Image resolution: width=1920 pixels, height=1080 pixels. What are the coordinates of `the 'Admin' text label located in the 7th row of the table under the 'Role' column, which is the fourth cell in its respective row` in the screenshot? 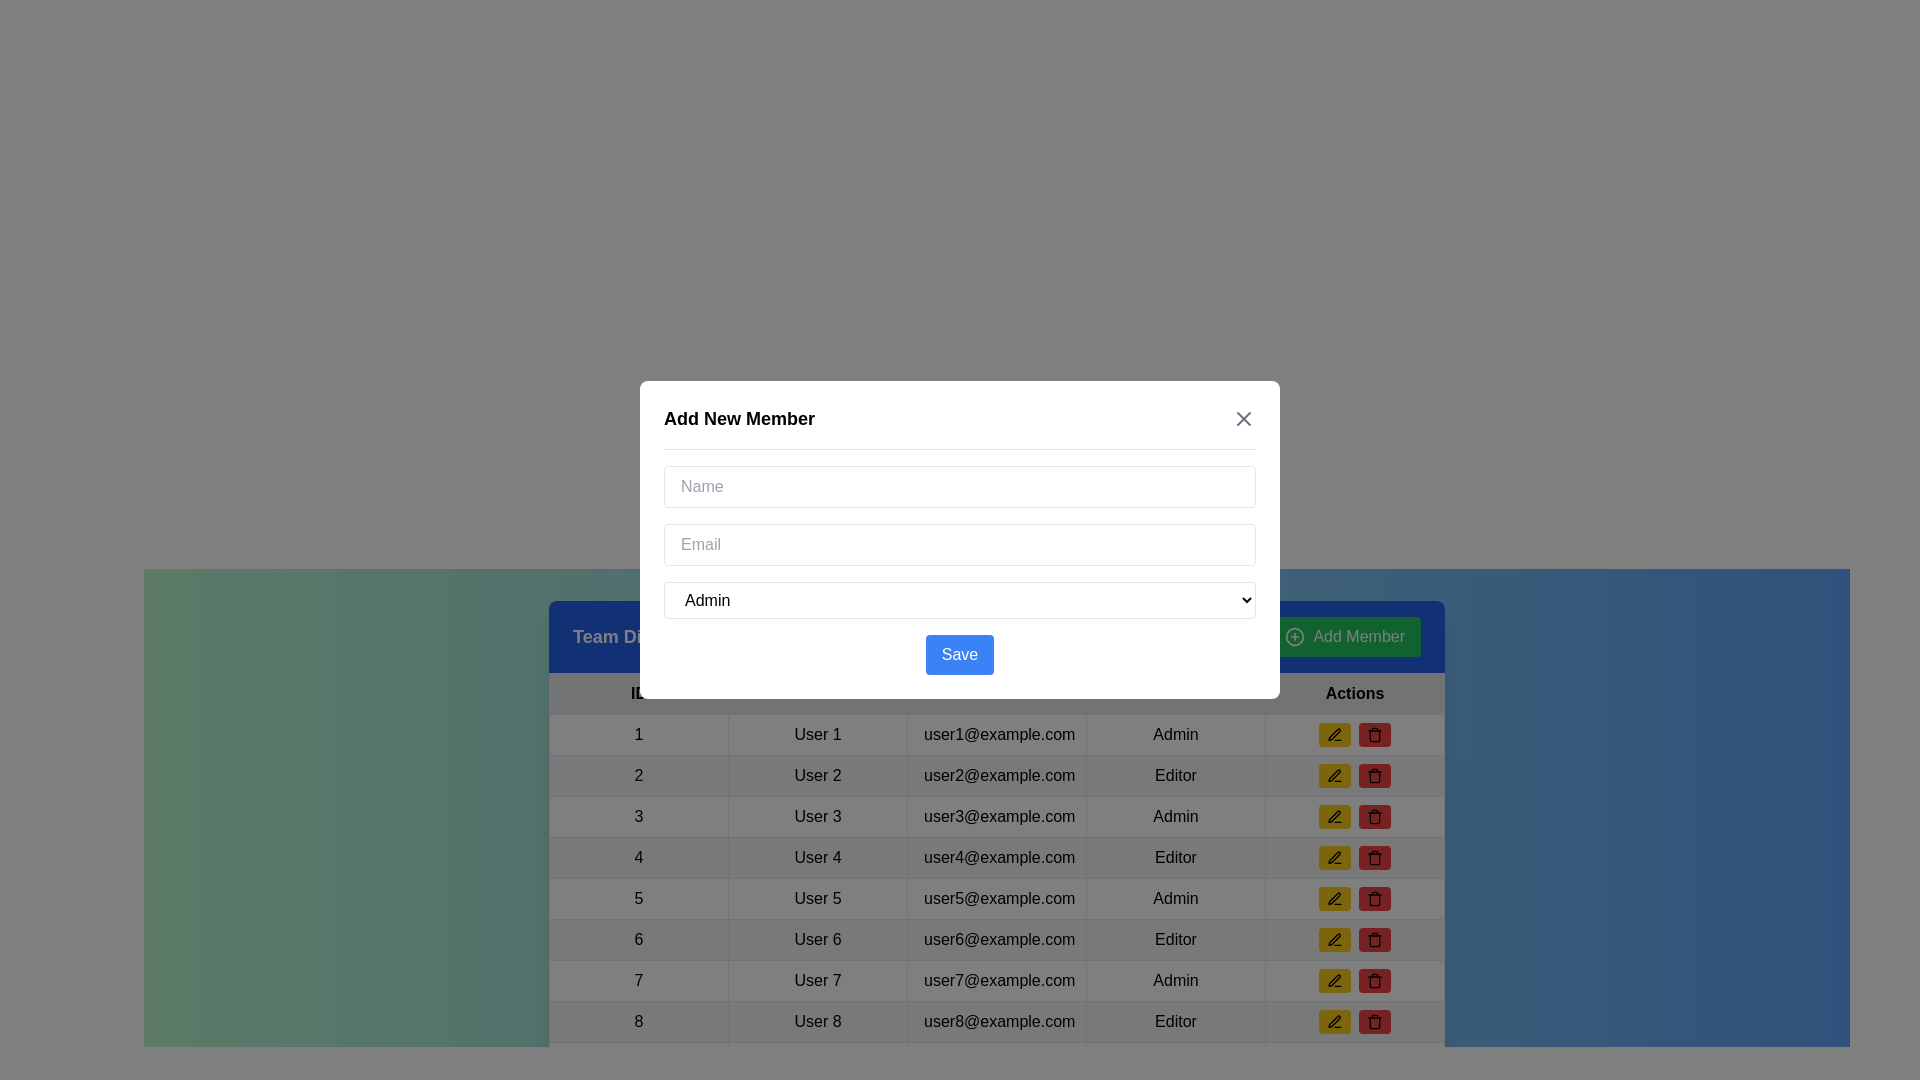 It's located at (1176, 979).